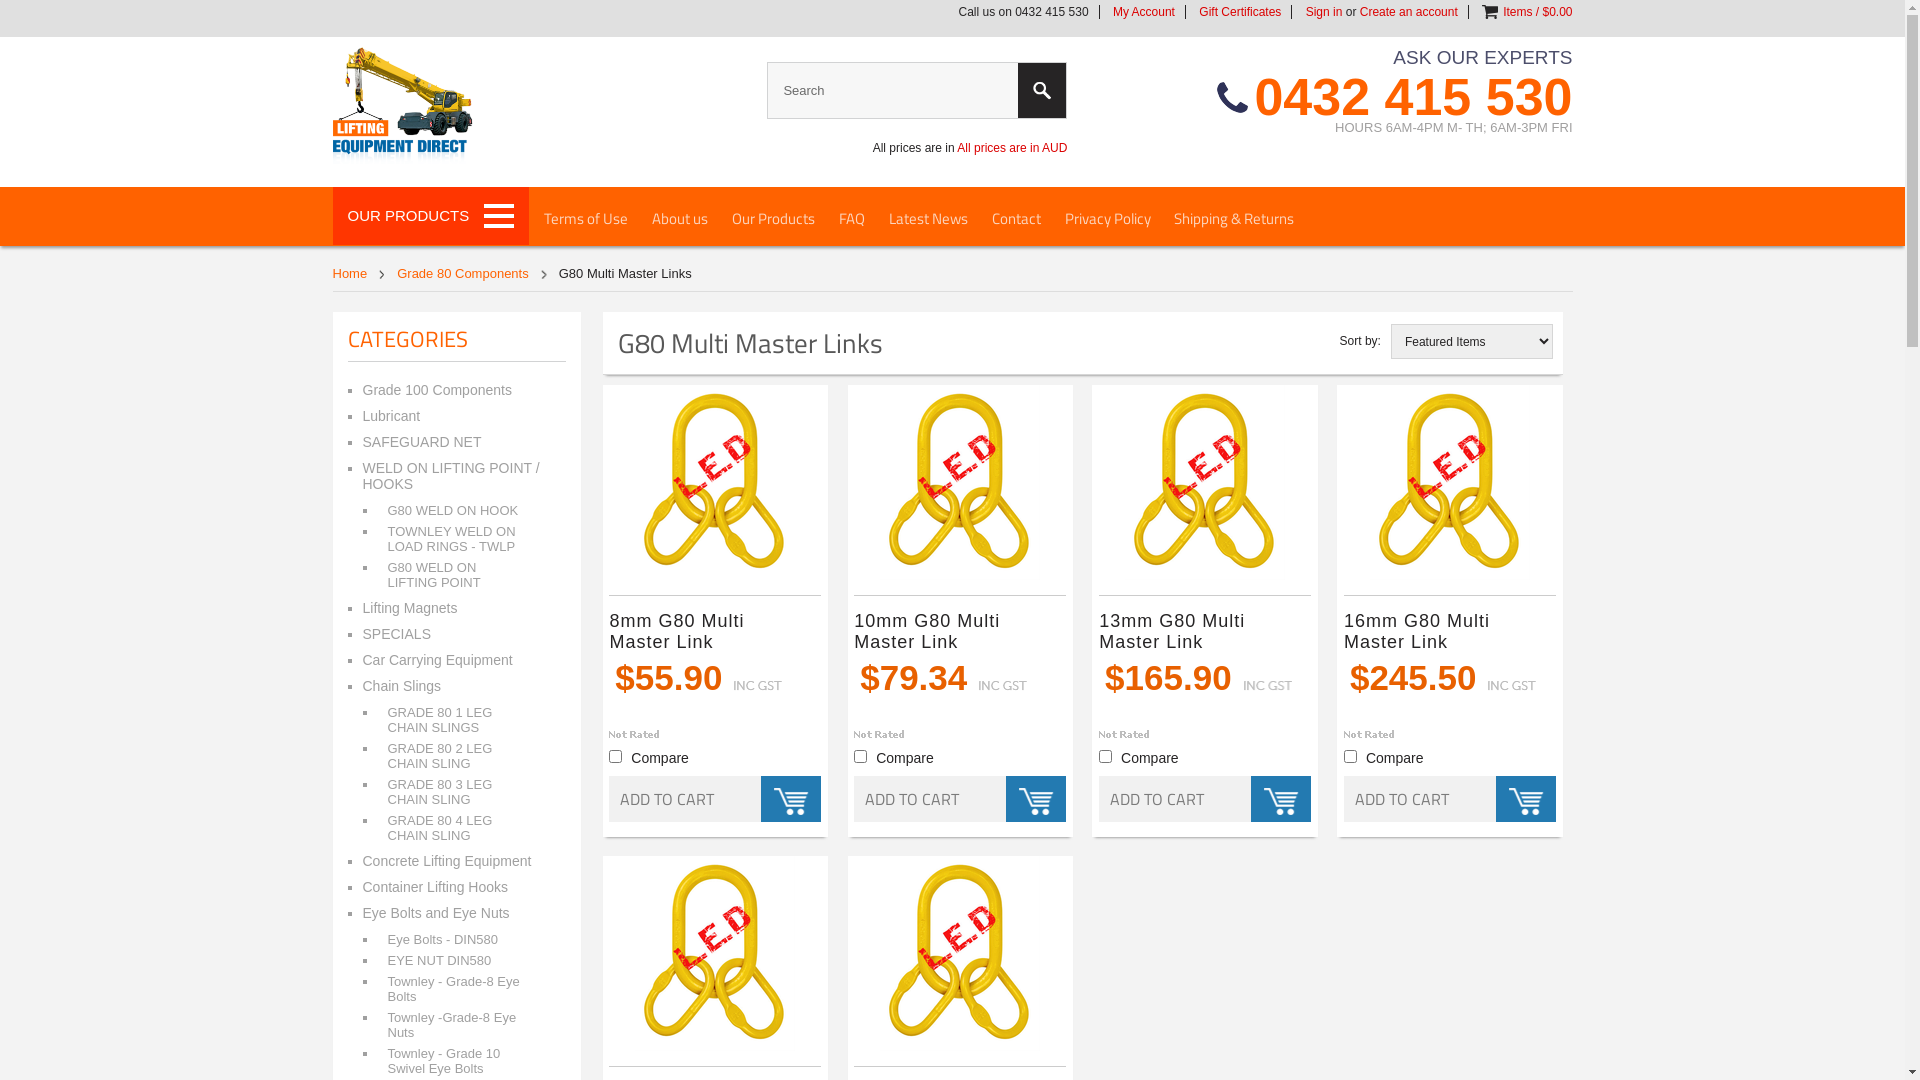  I want to click on 'Eye Bolts - DIN580', so click(456, 939).